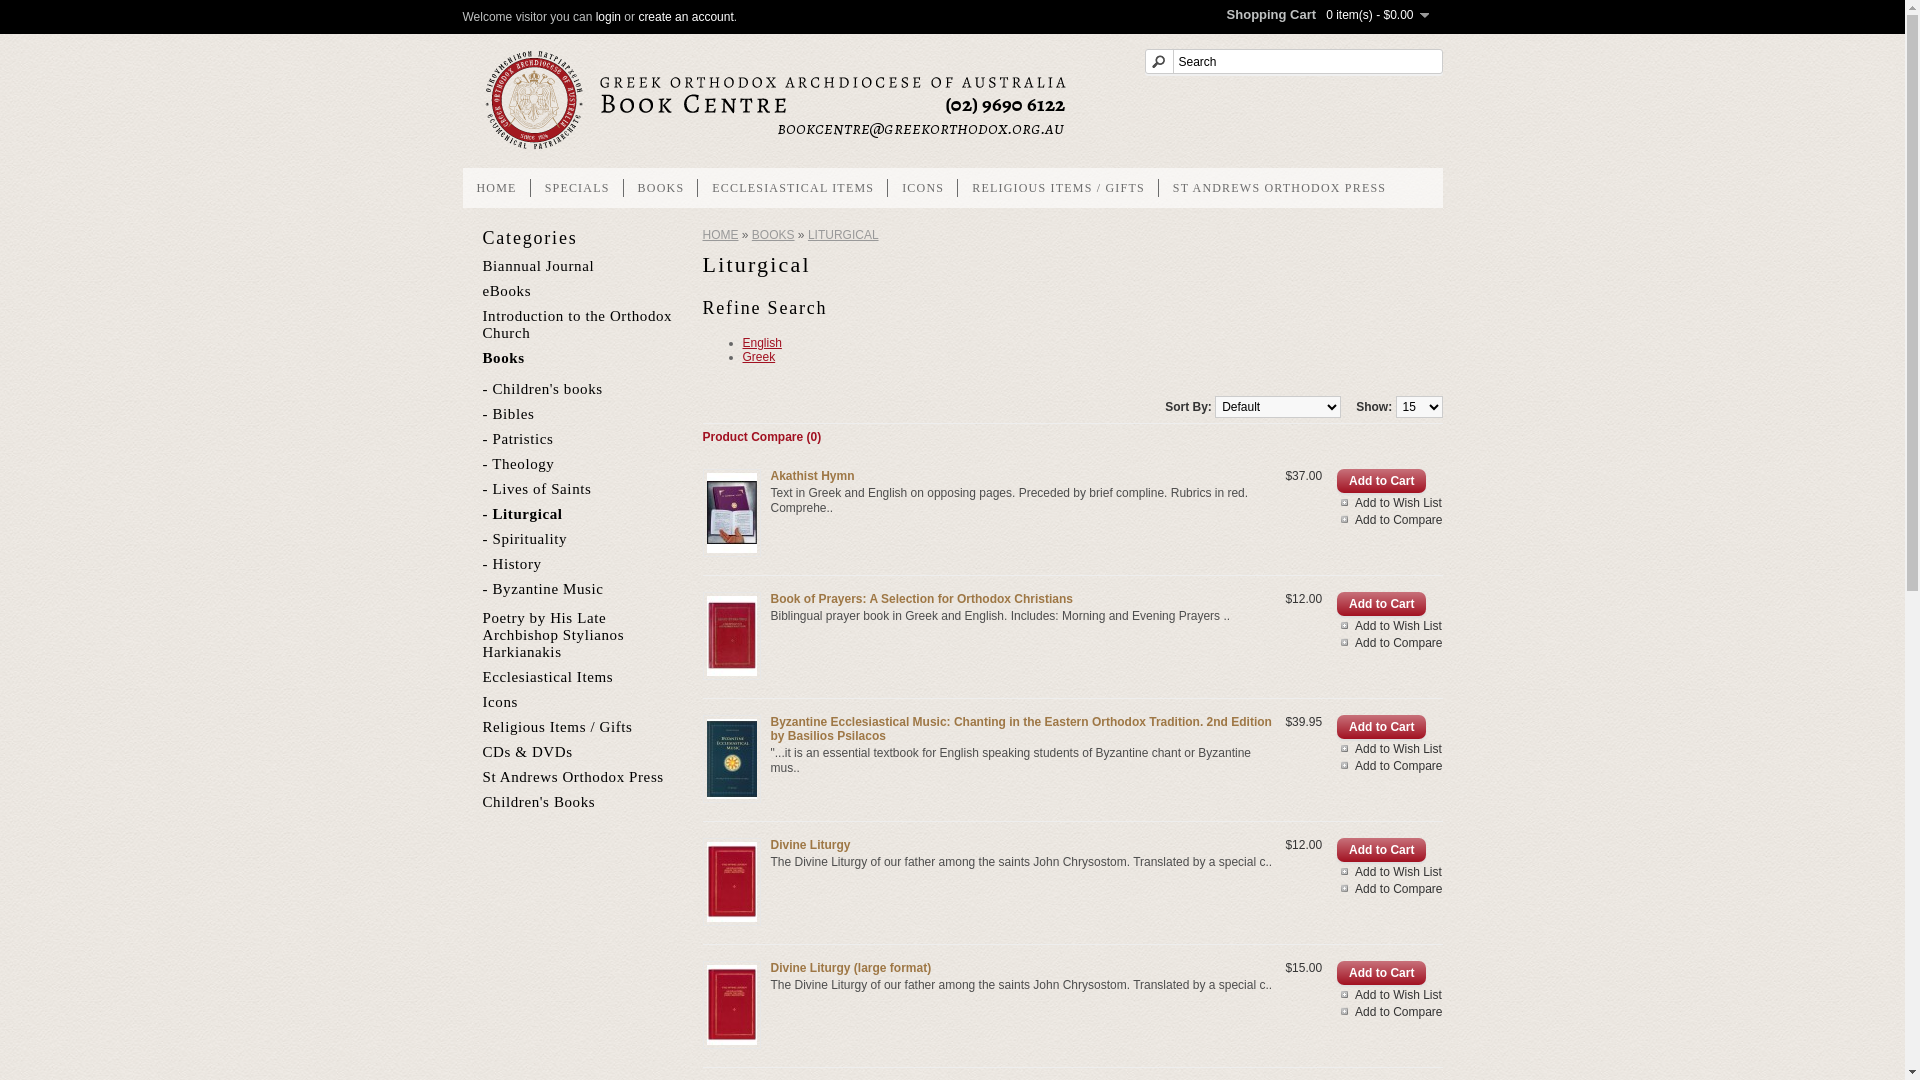  Describe the element at coordinates (1057, 188) in the screenshot. I see `'RELIGIOUS ITEMS / GIFTS'` at that location.